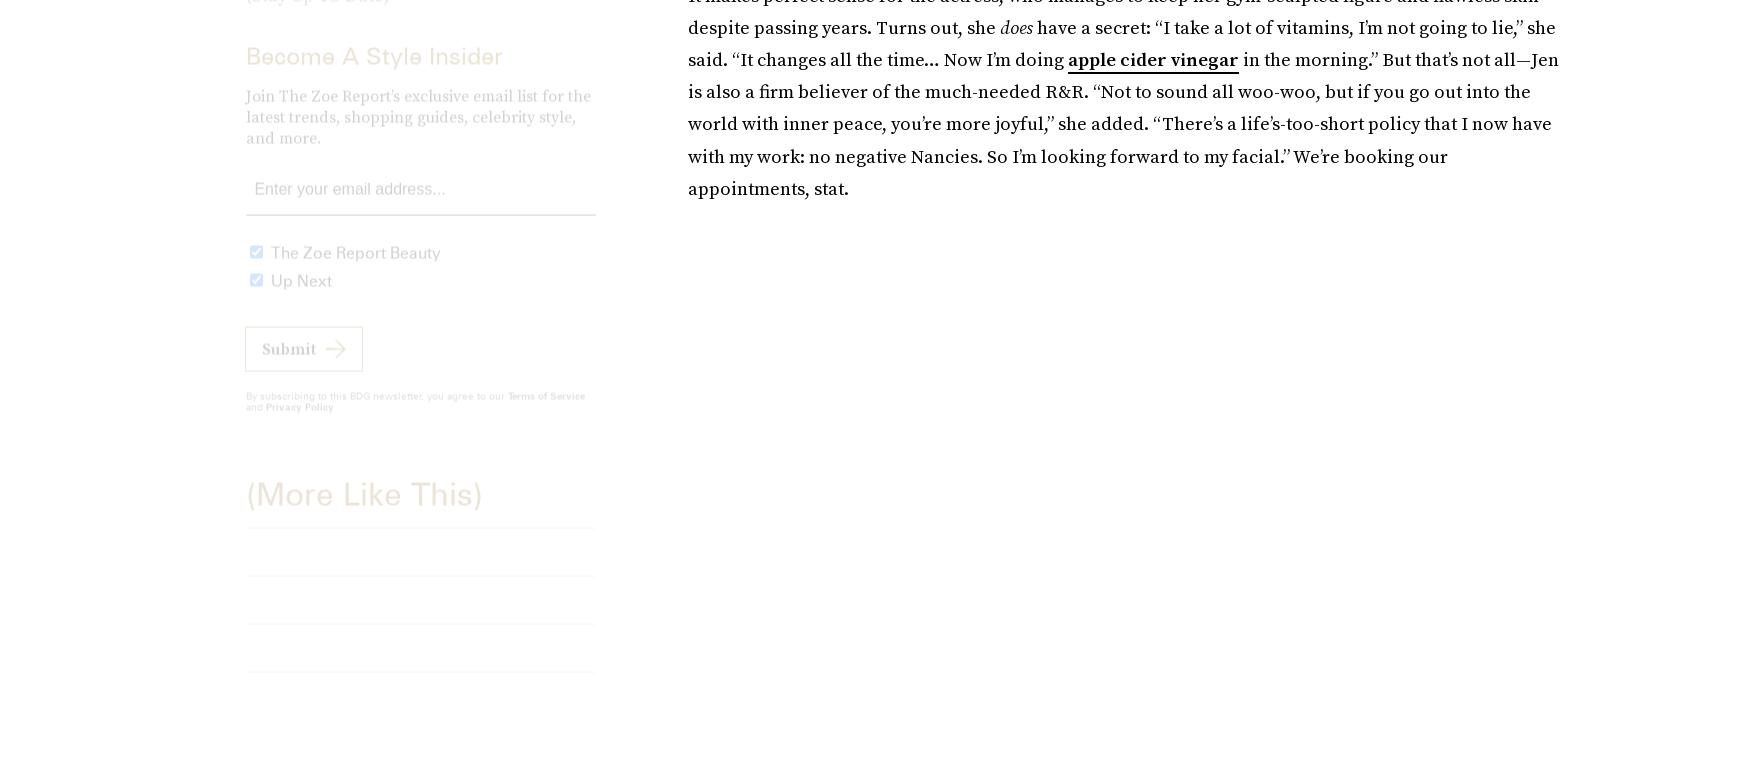  What do you see at coordinates (287, 363) in the screenshot?
I see `'Submit'` at bounding box center [287, 363].